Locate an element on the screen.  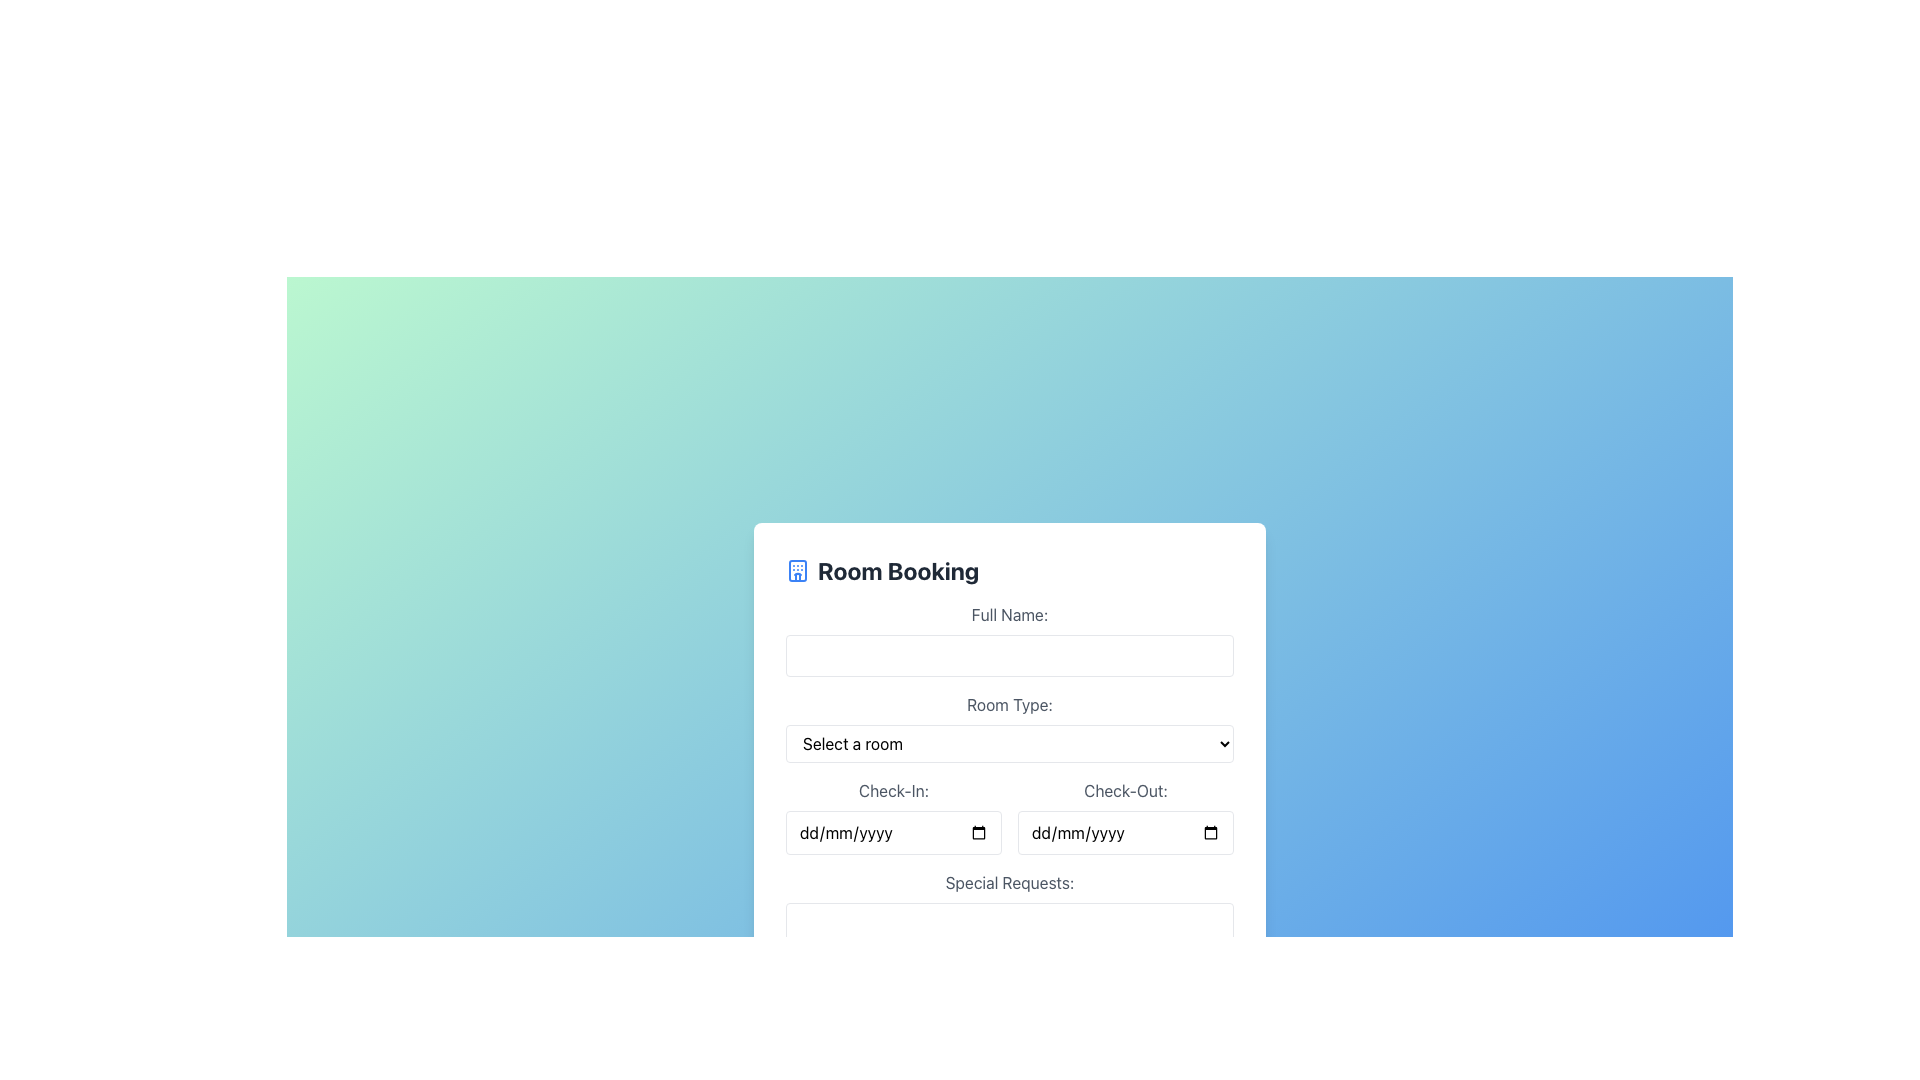
a date using the date picker in the Date input field located below the 'Check-In:' label and aligned with the 'Check-Out' date field is located at coordinates (892, 833).